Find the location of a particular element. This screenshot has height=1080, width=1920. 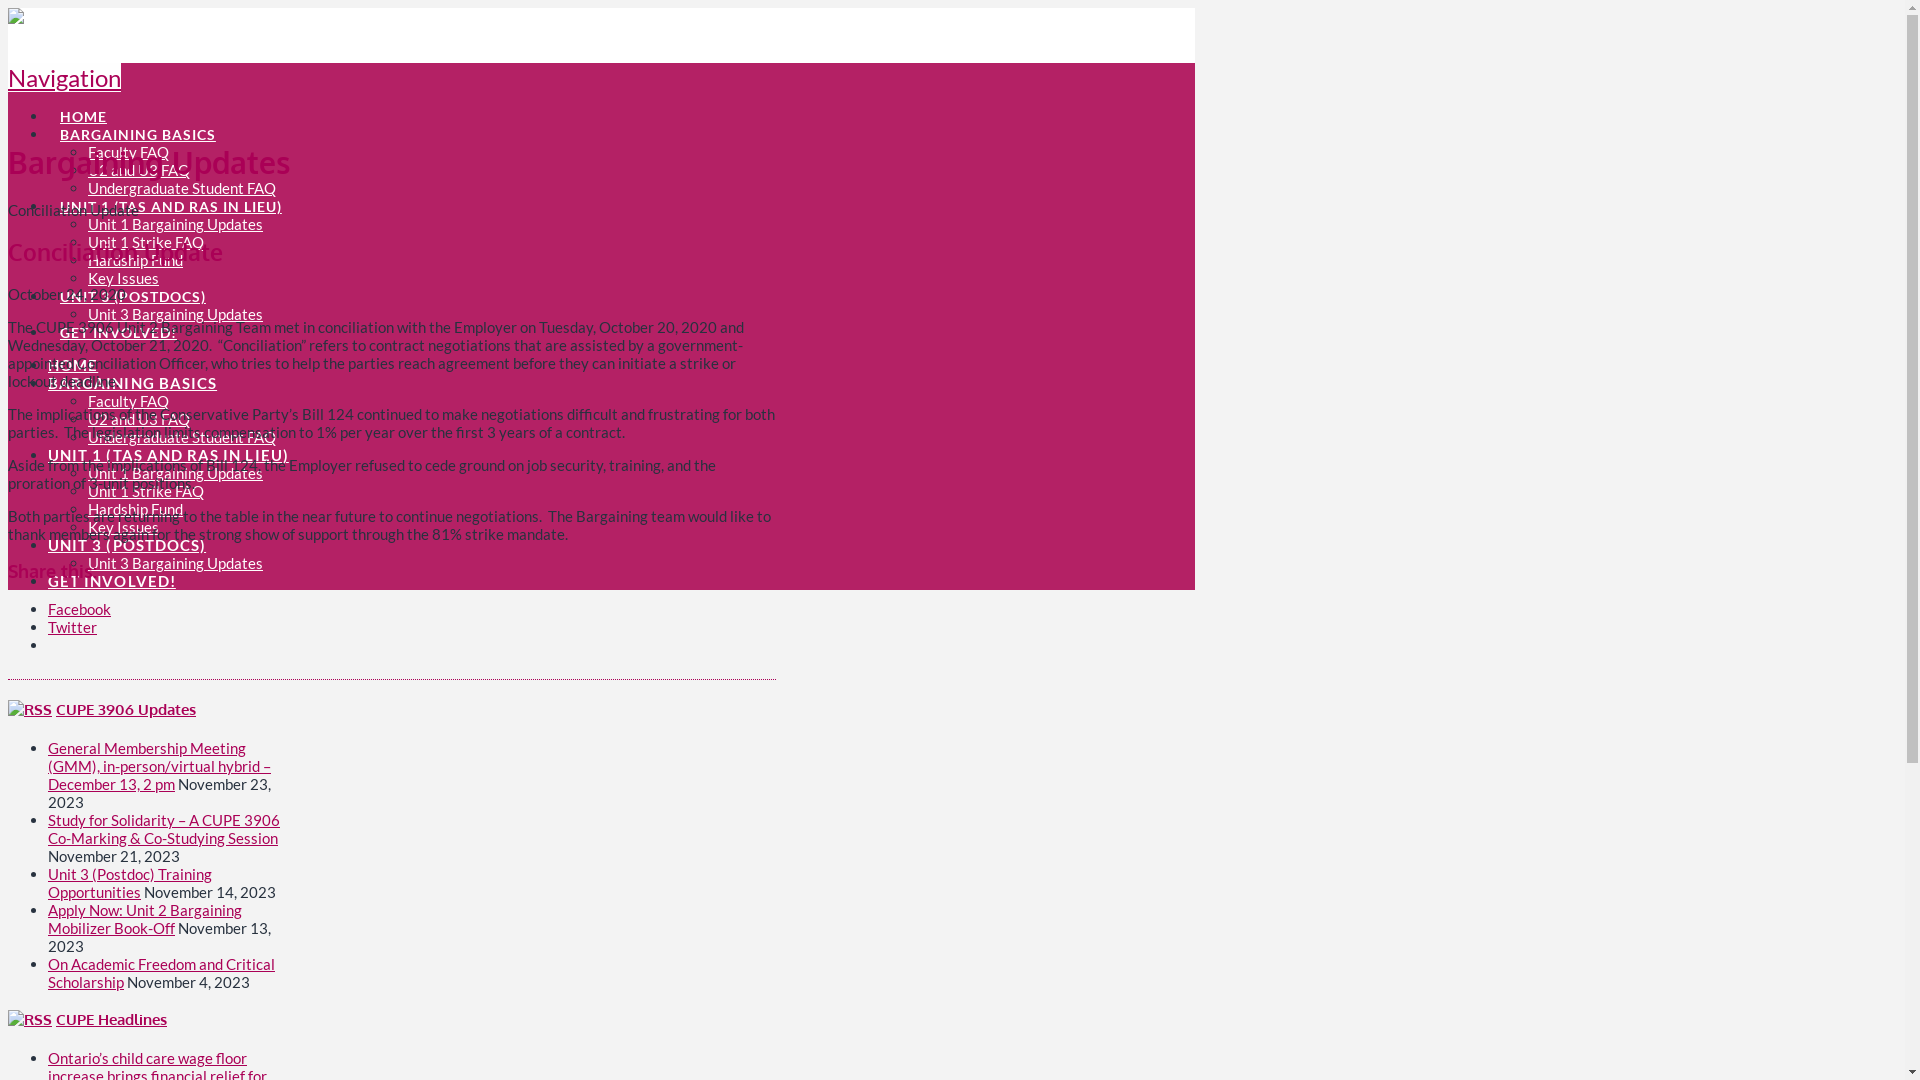

'Twitter' is located at coordinates (48, 626).